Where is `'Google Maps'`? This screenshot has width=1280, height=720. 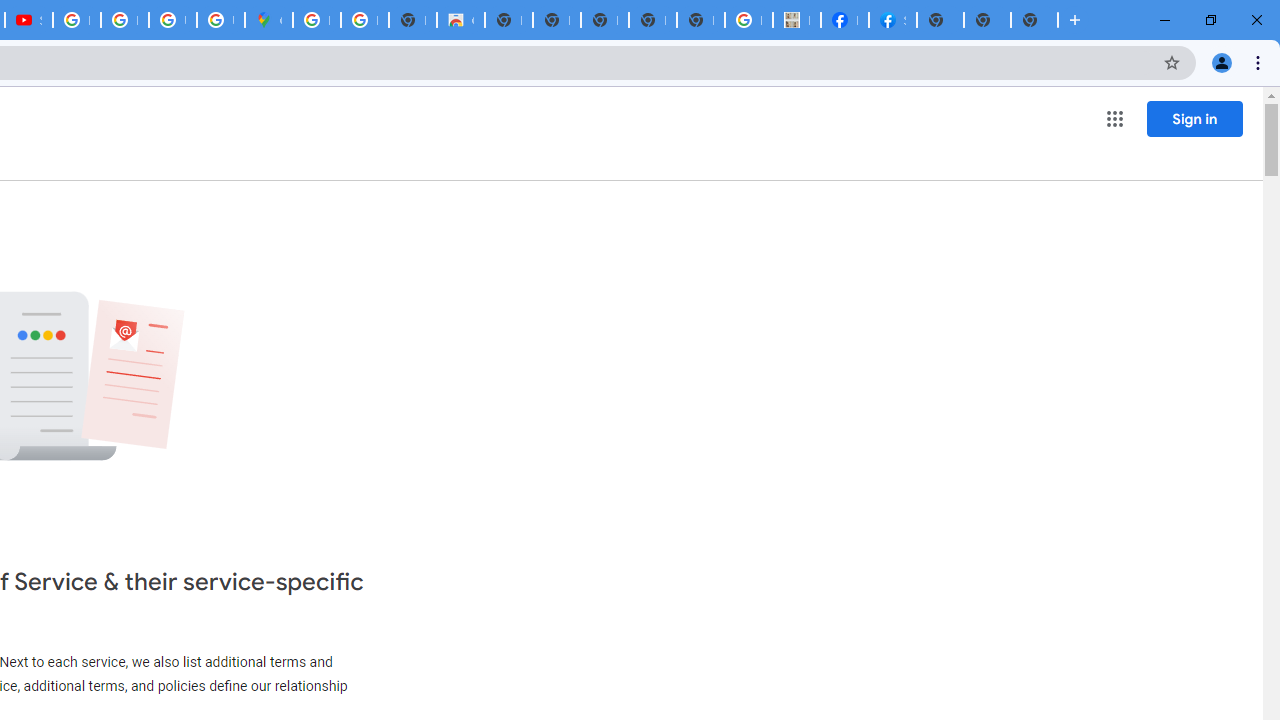
'Google Maps' is located at coordinates (267, 20).